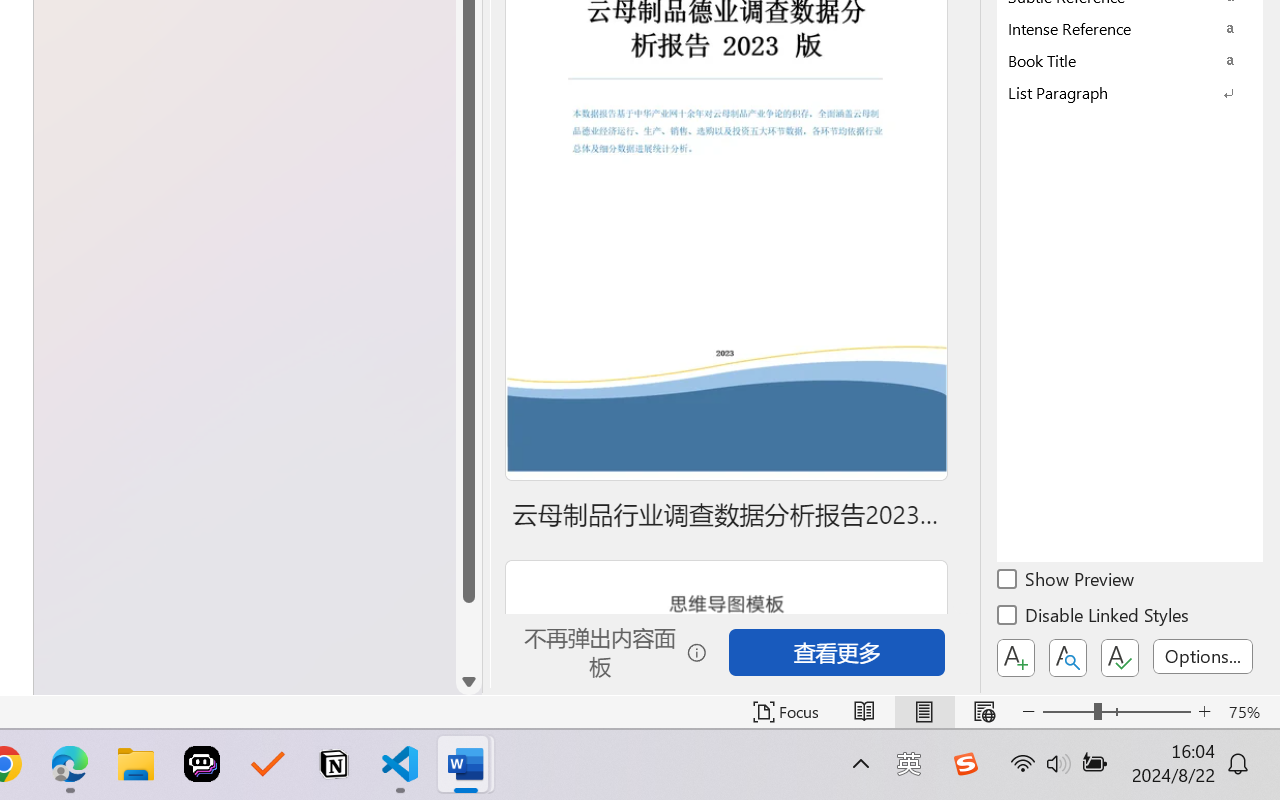  What do you see at coordinates (864, 711) in the screenshot?
I see `'Read Mode'` at bounding box center [864, 711].